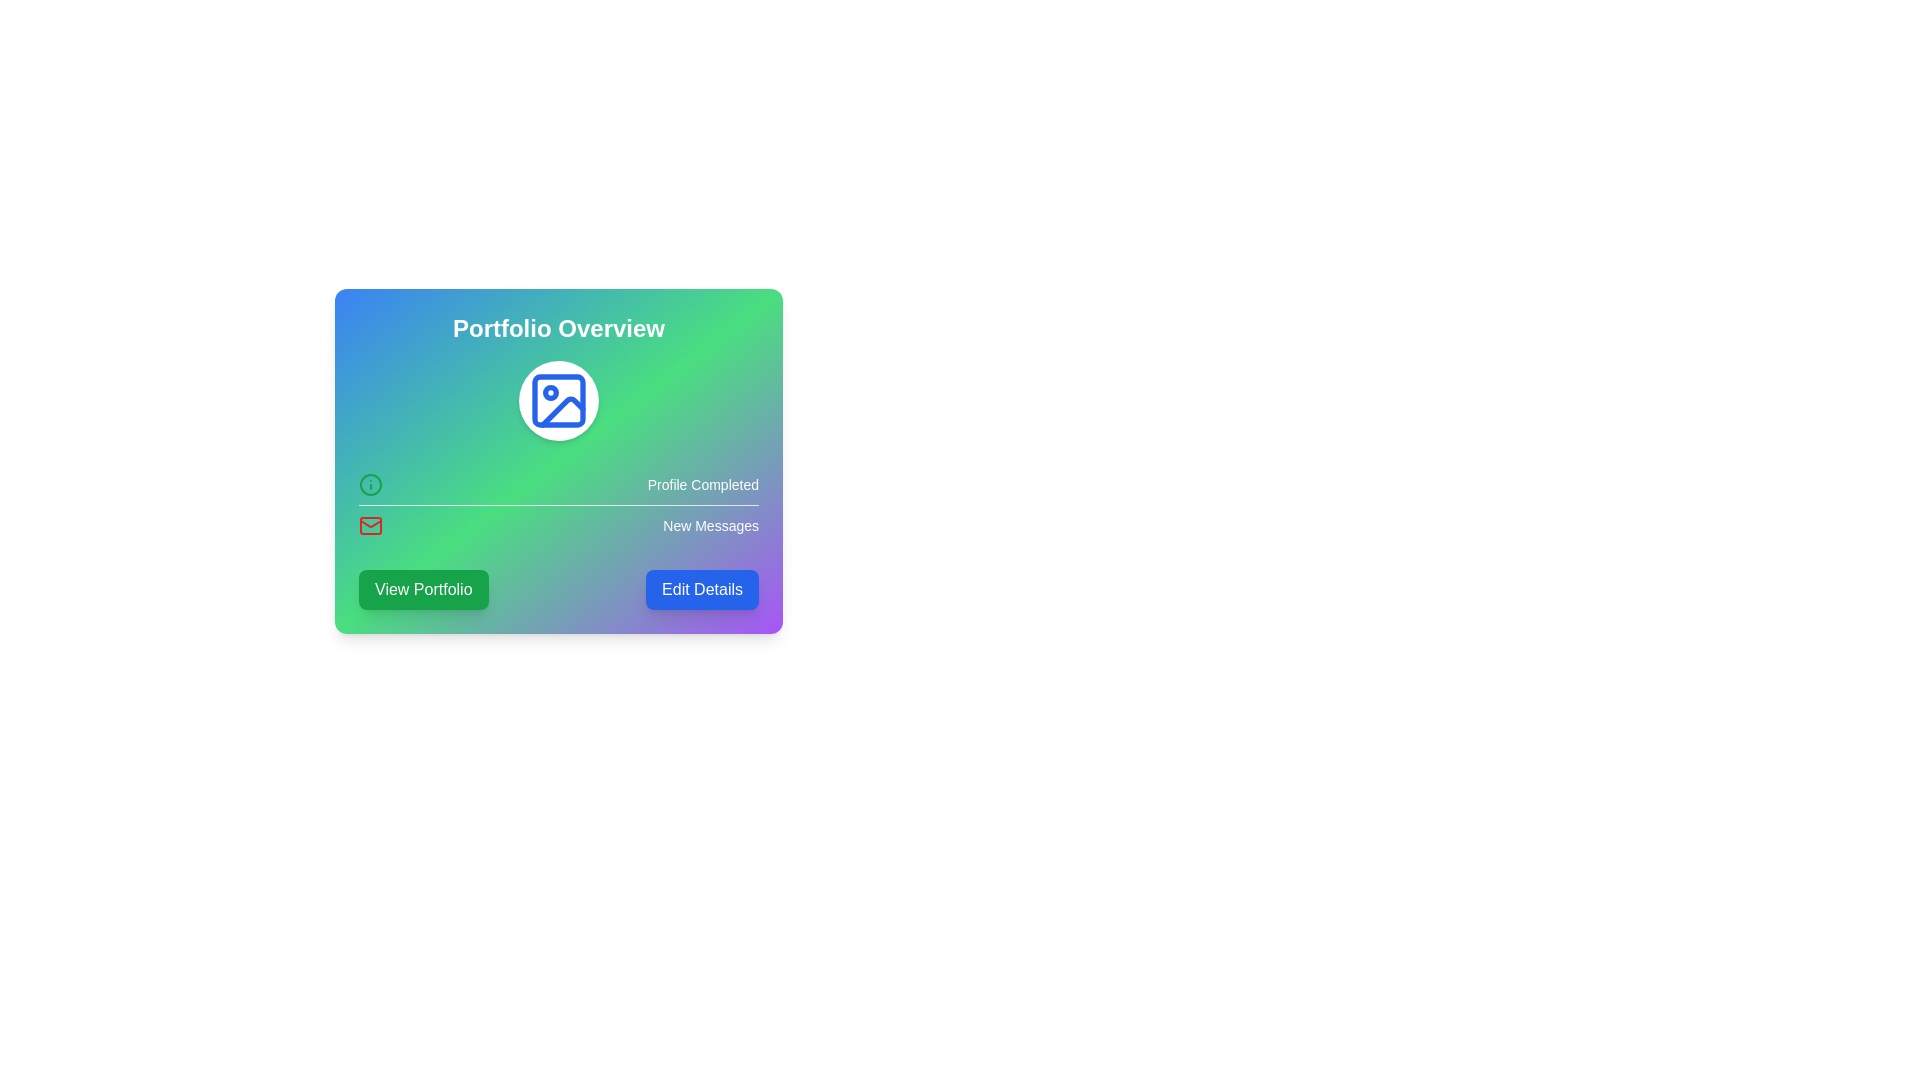 The image size is (1920, 1080). I want to click on the 'Edit Details' button located to the right of the 'View Portfolio' button to initiate the edit action for profile or portfolio details, so click(702, 589).